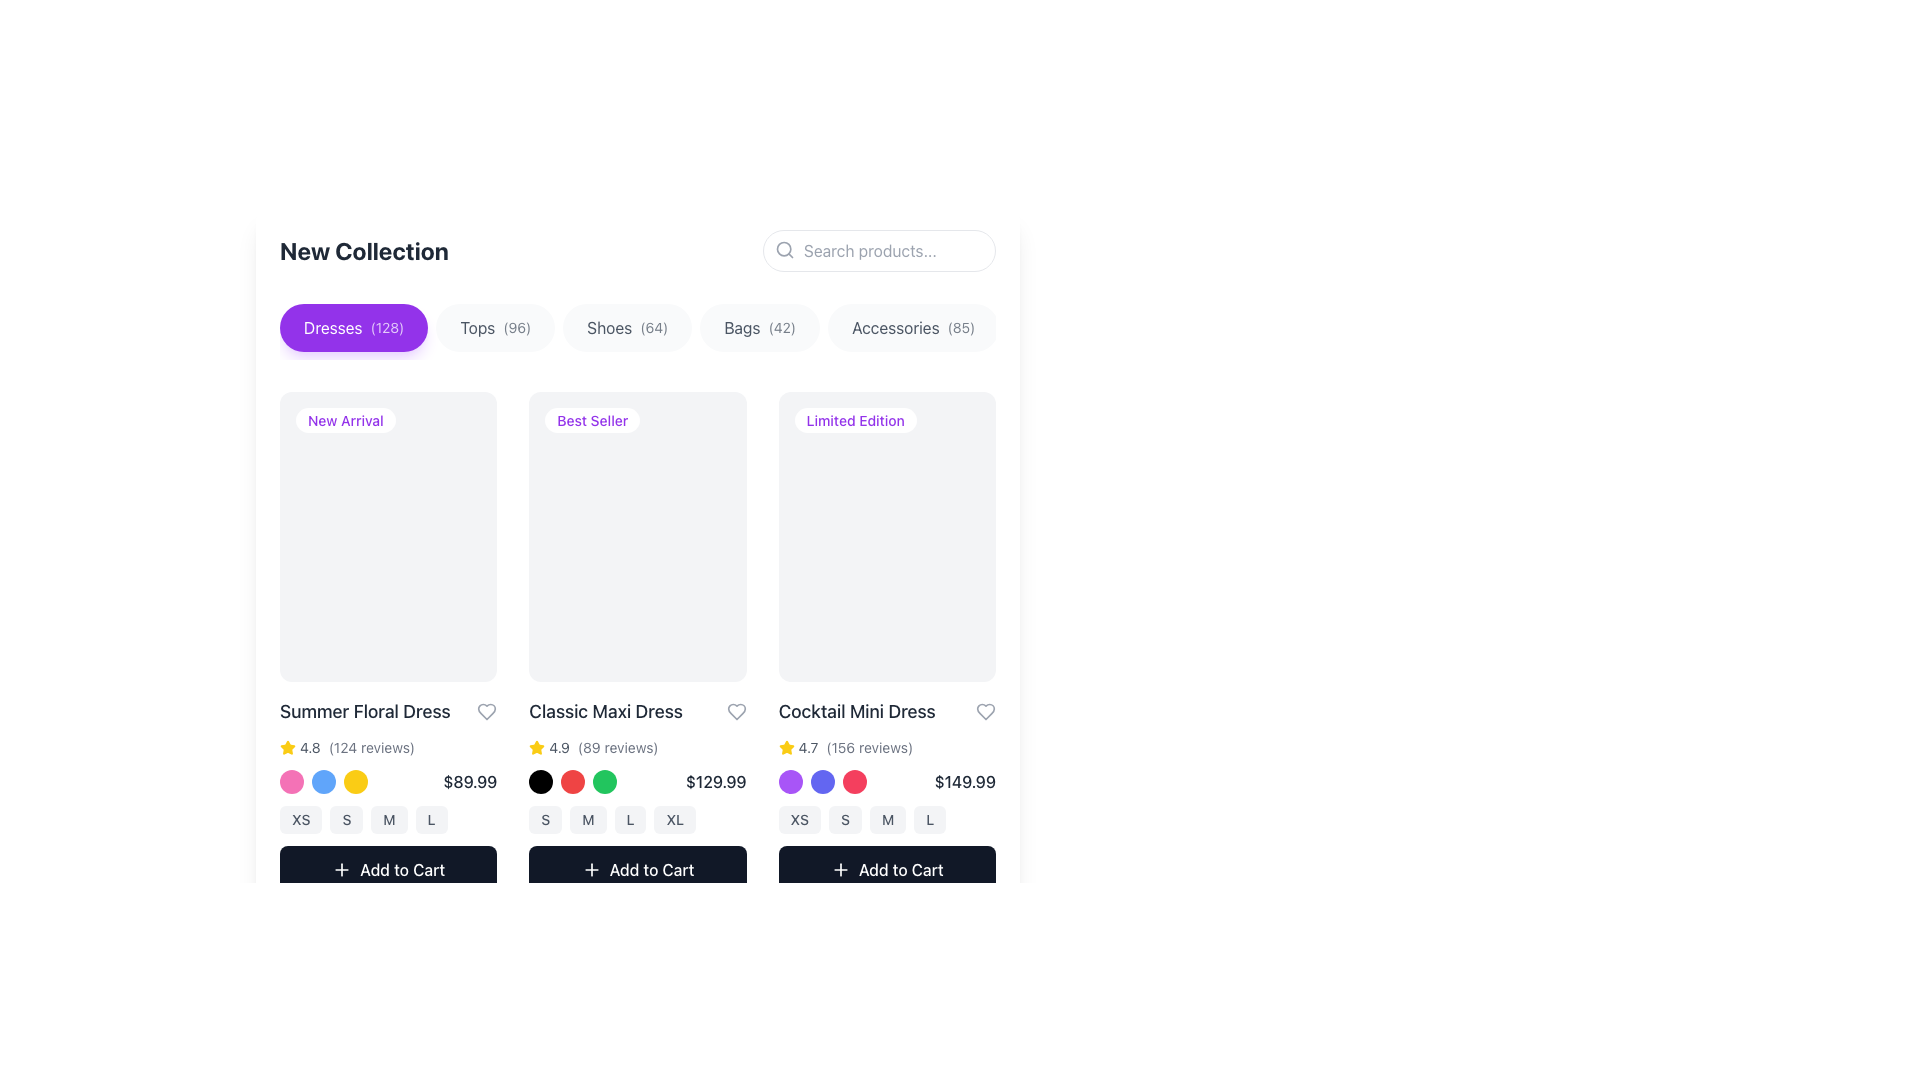 The image size is (1920, 1080). What do you see at coordinates (388, 747) in the screenshot?
I see `the rating summary display for the 'Summer Floral Dress'` at bounding box center [388, 747].